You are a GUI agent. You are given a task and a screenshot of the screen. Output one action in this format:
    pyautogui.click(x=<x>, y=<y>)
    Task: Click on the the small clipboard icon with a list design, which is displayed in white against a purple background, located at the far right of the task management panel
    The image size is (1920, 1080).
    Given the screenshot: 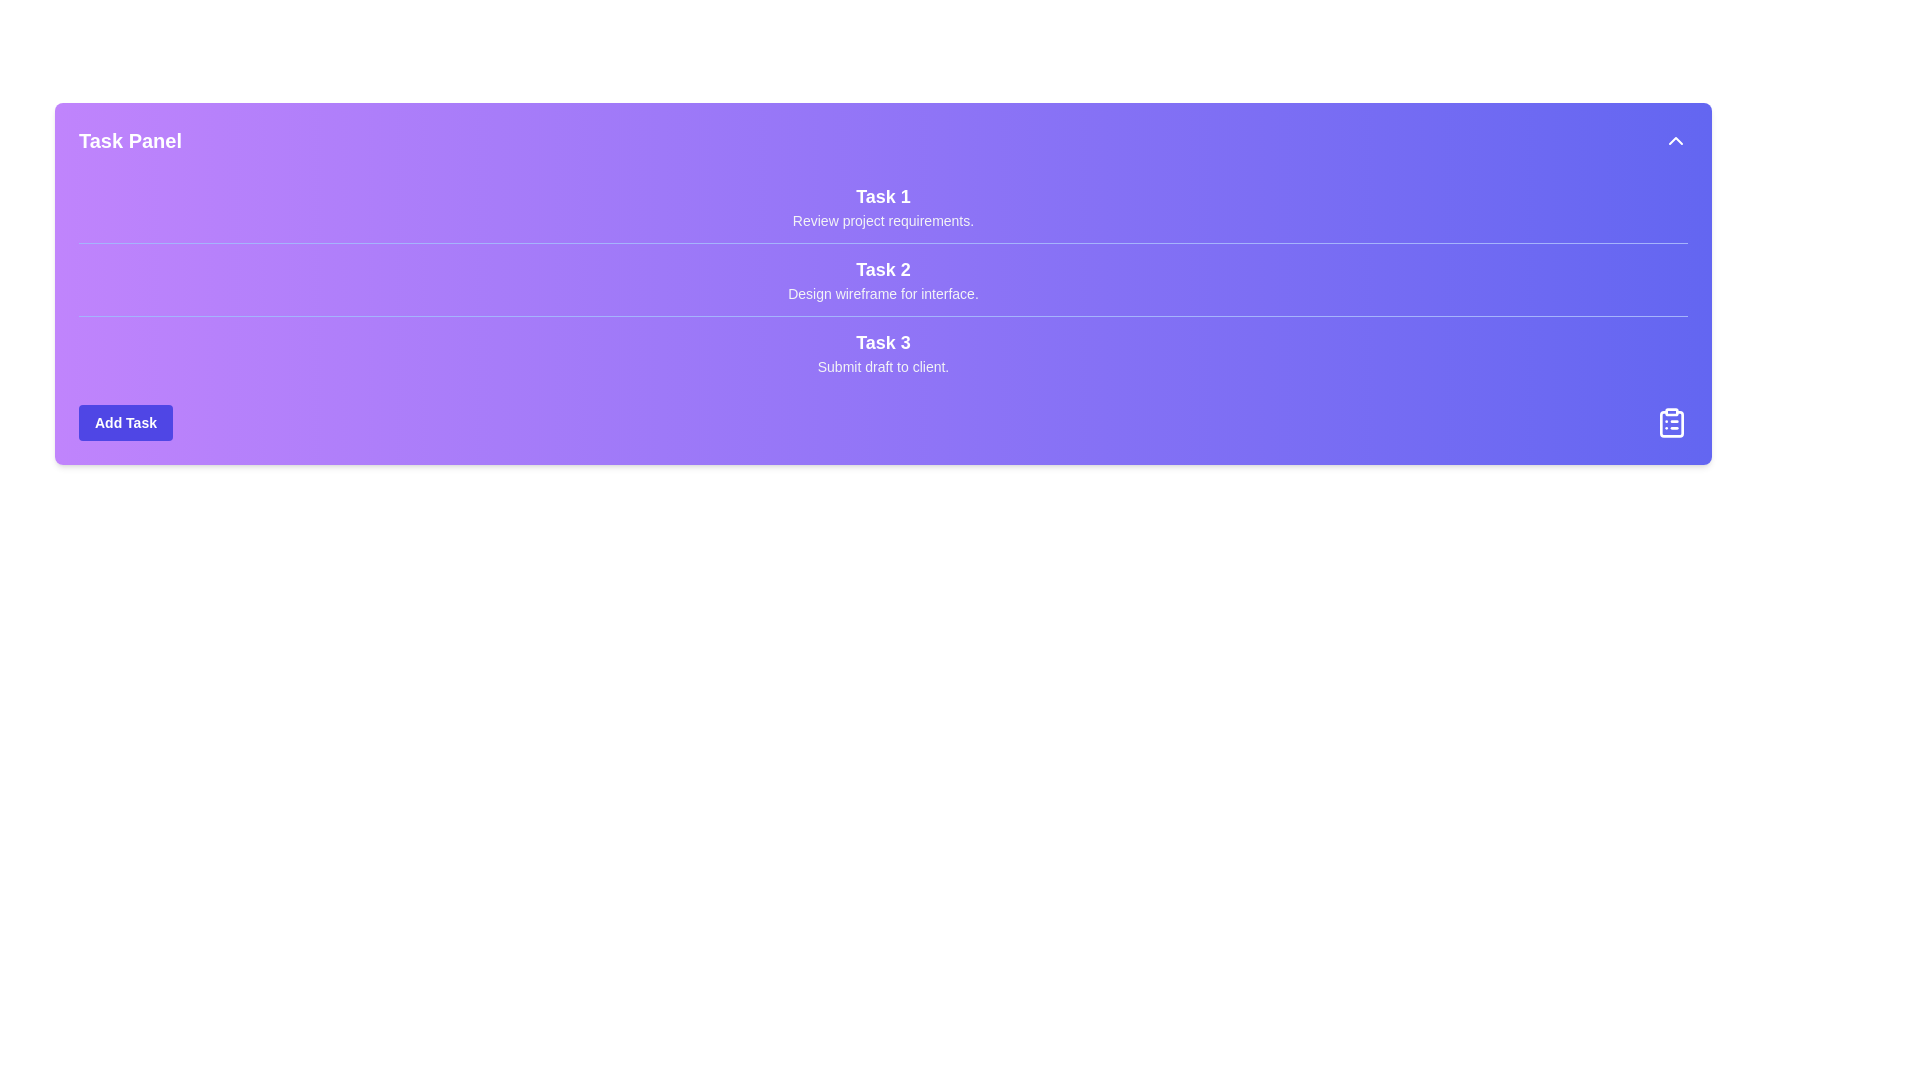 What is the action you would take?
    pyautogui.click(x=1671, y=422)
    